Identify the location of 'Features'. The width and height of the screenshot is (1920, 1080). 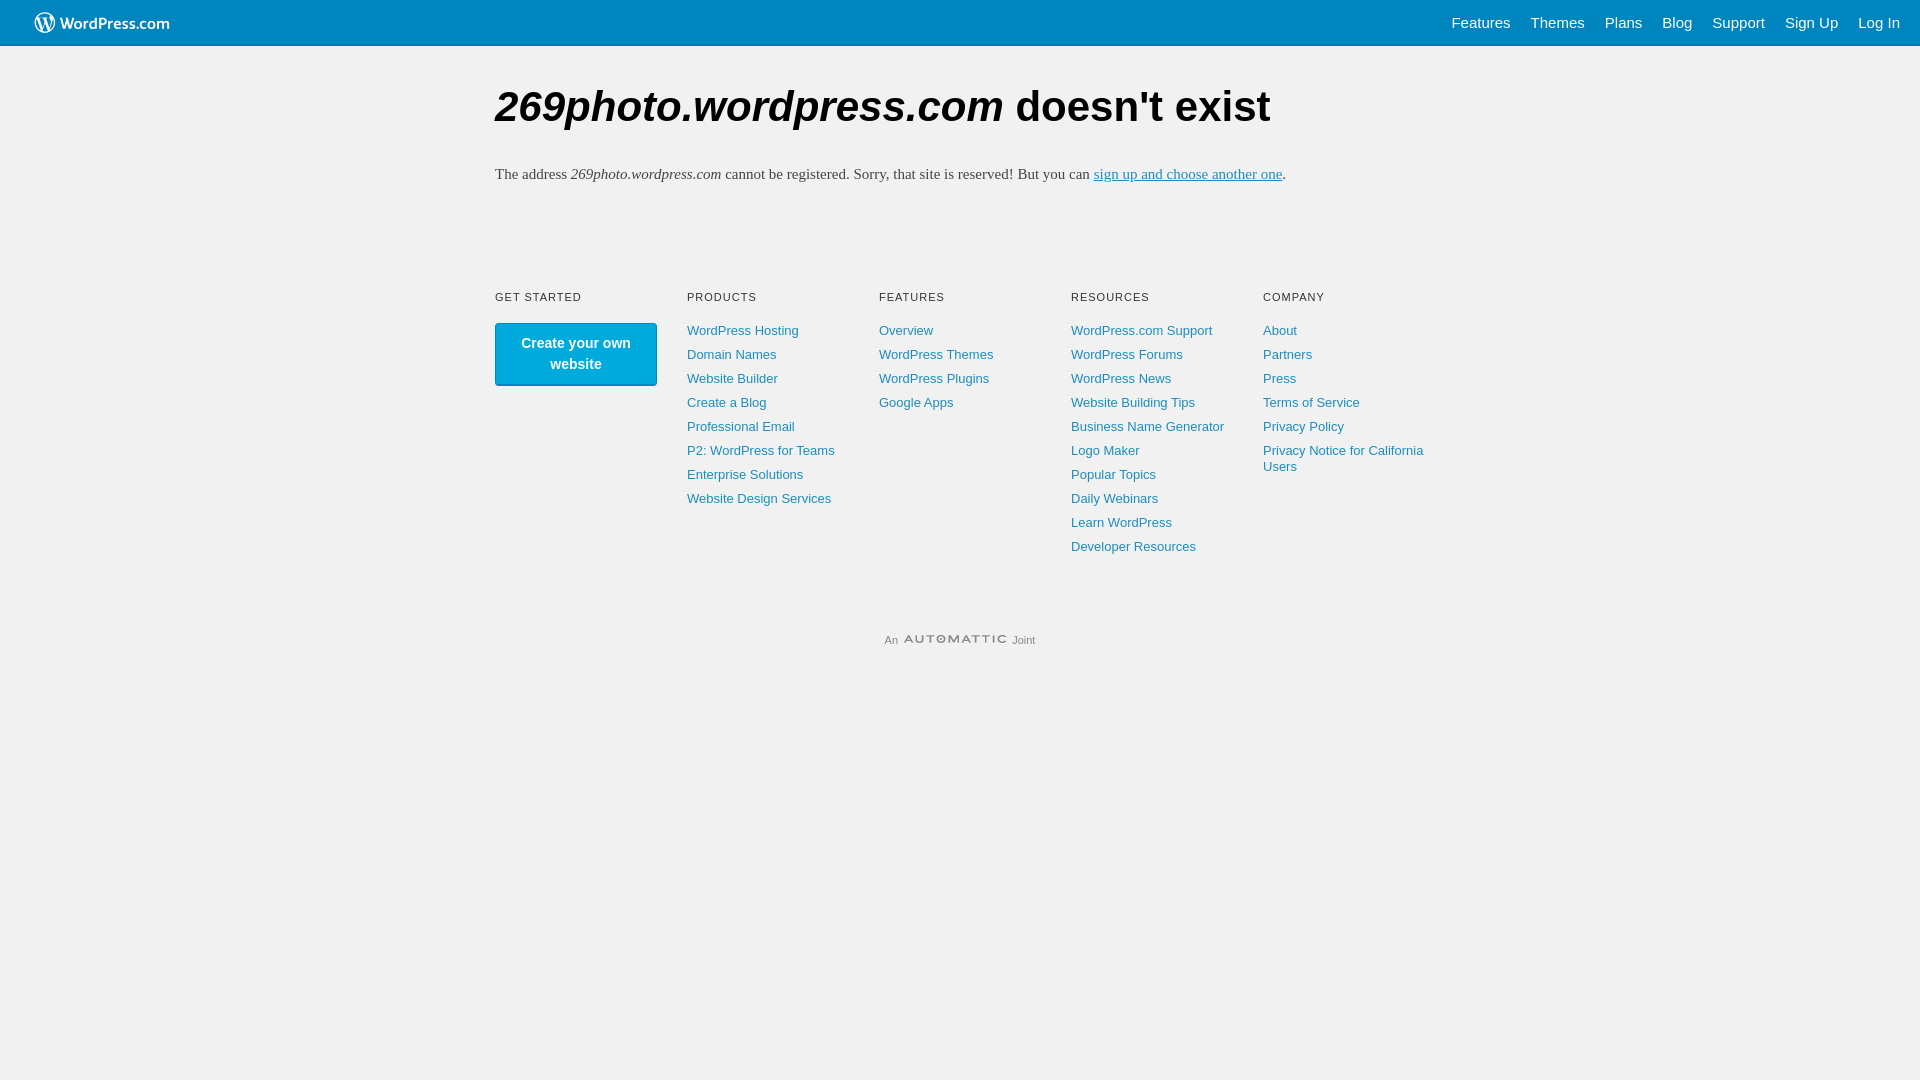
(1480, 23).